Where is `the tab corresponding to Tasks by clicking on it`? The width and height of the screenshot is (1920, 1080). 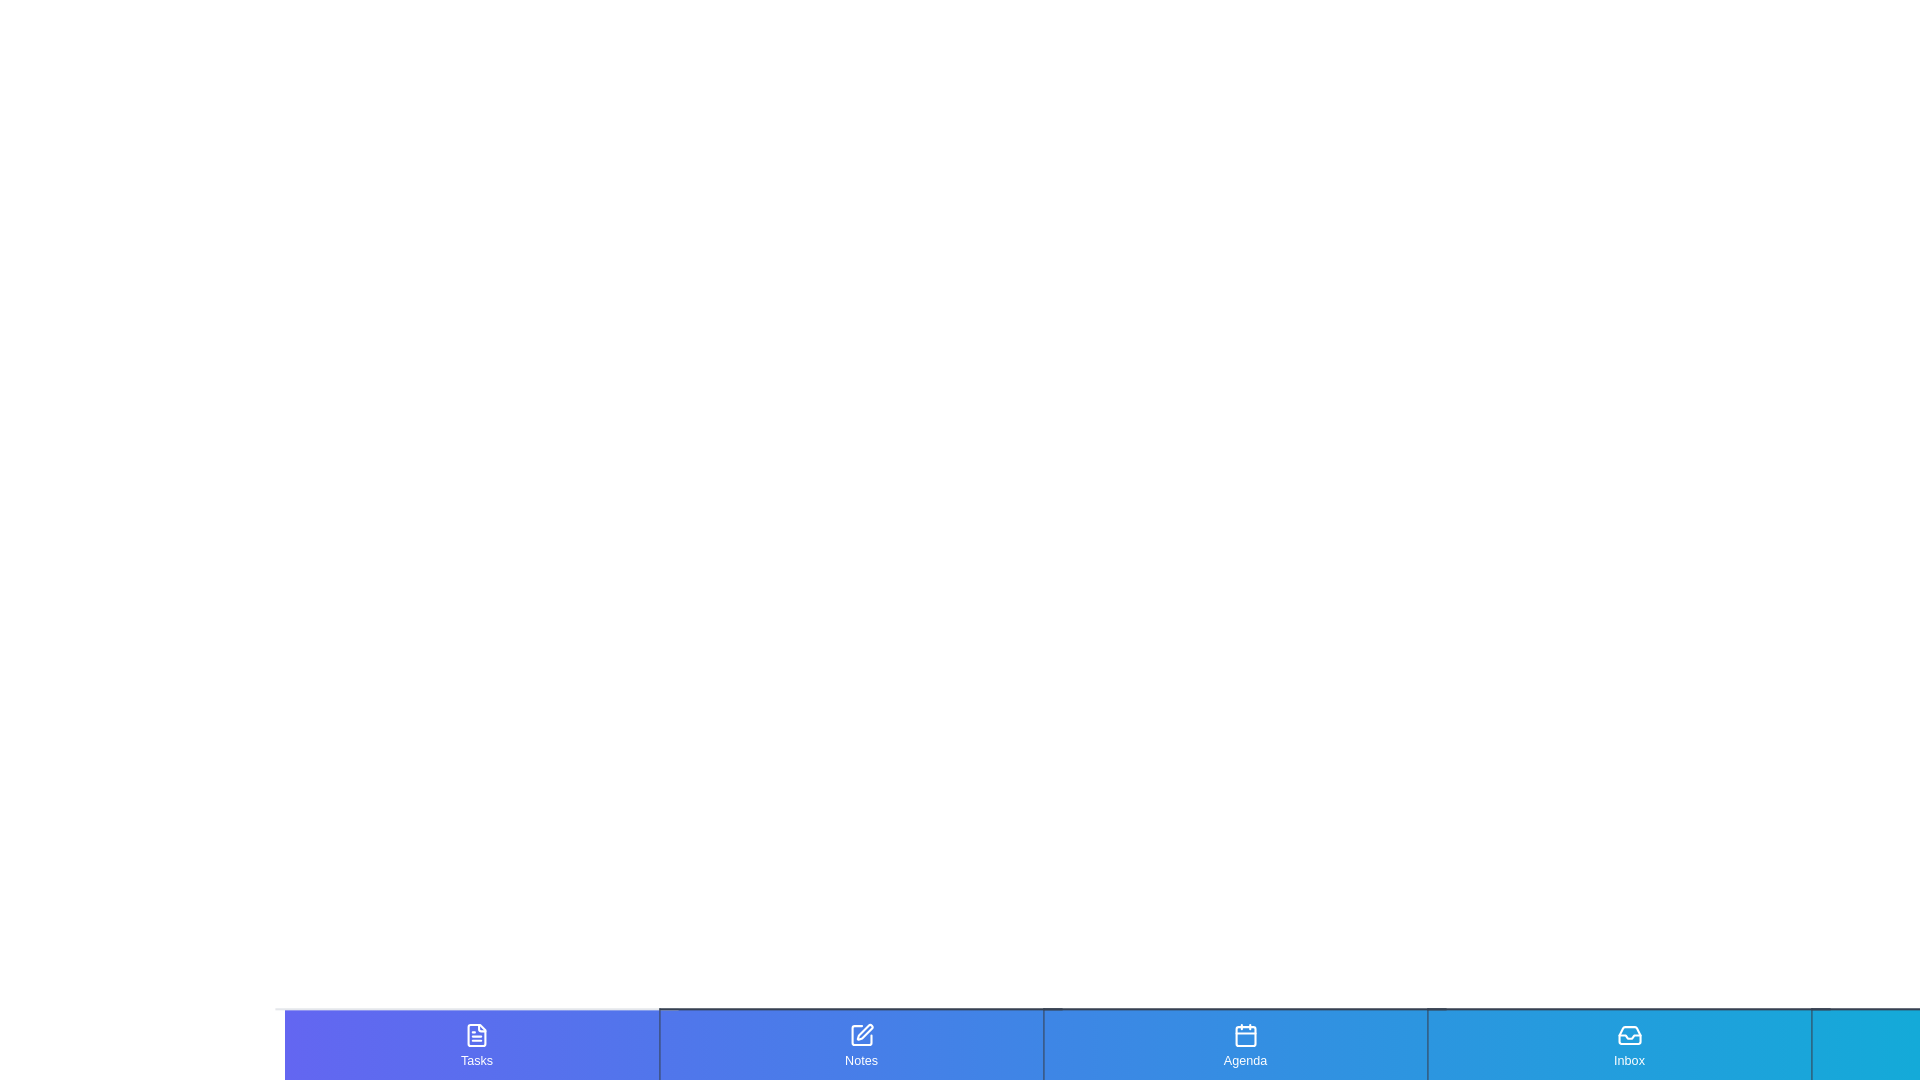 the tab corresponding to Tasks by clicking on it is located at coordinates (475, 1044).